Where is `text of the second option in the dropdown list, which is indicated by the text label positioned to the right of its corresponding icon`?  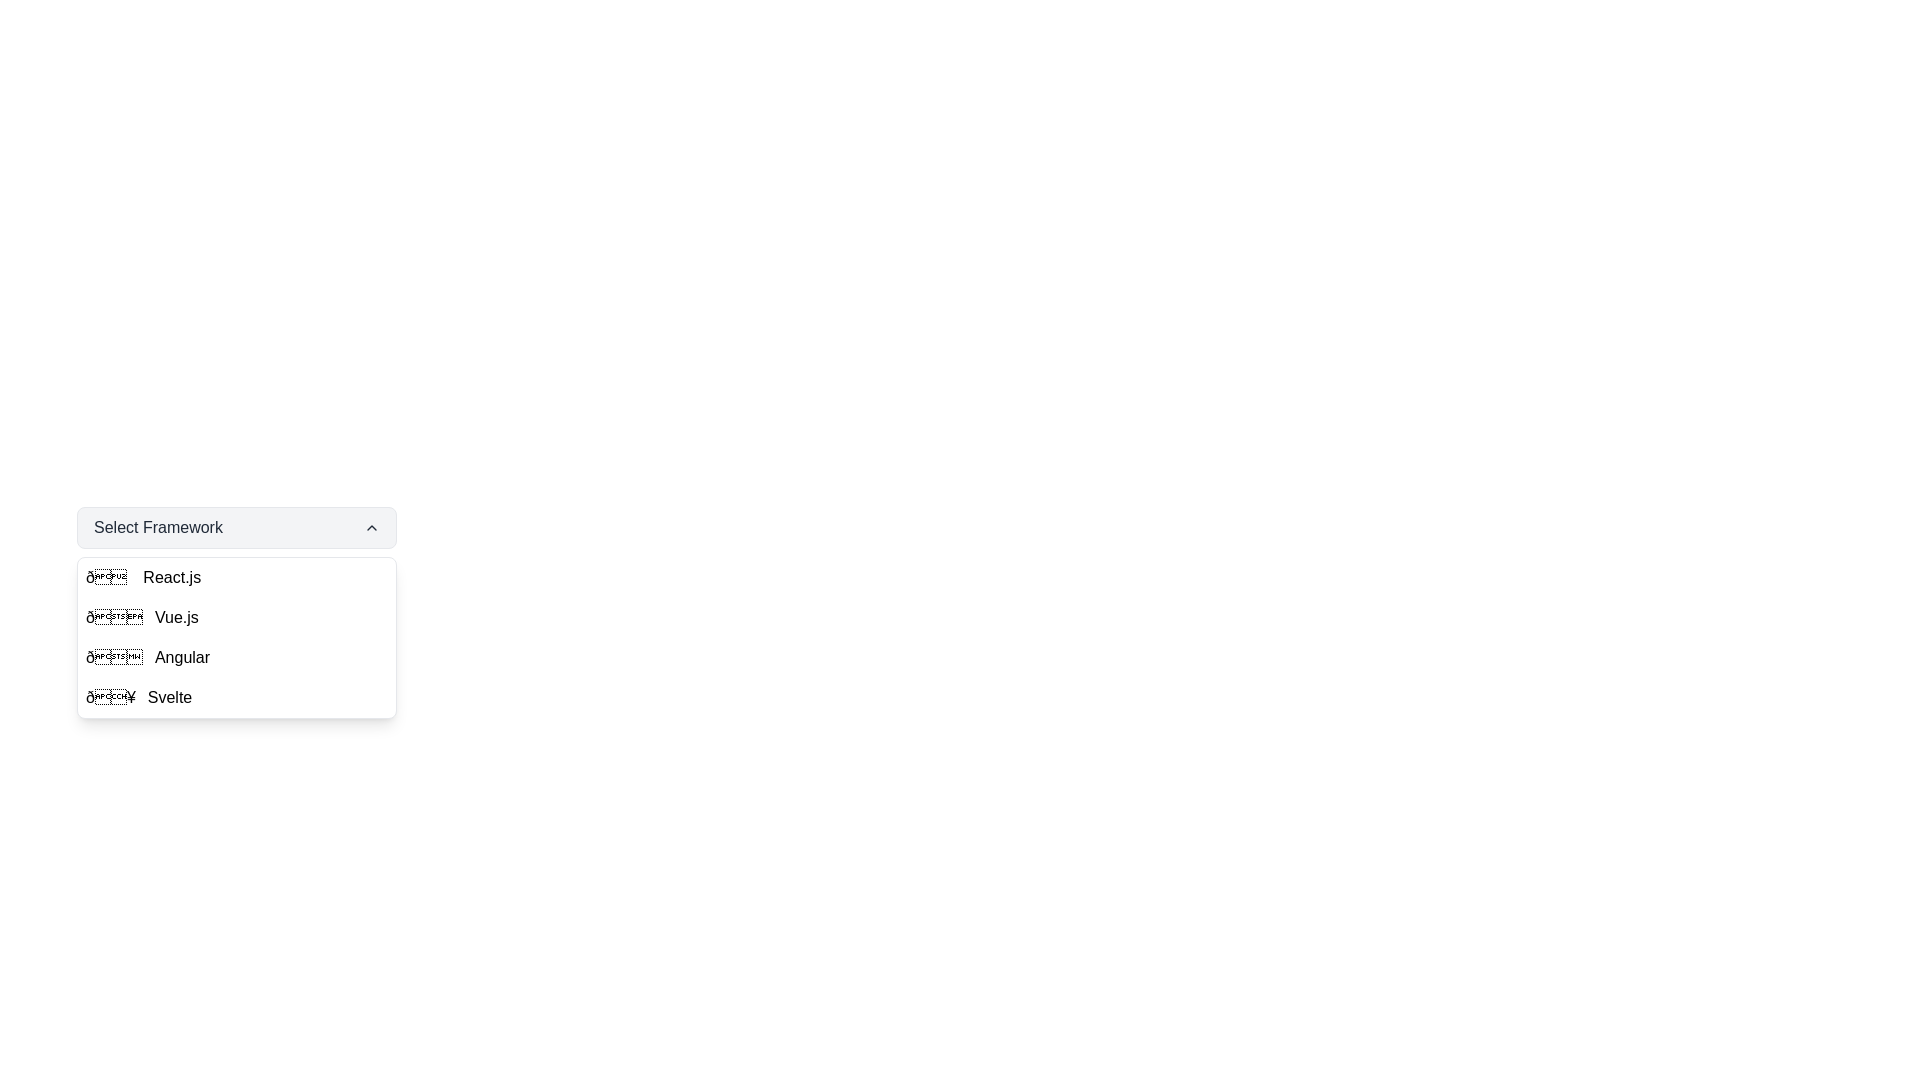
text of the second option in the dropdown list, which is indicated by the text label positioned to the right of its corresponding icon is located at coordinates (176, 616).